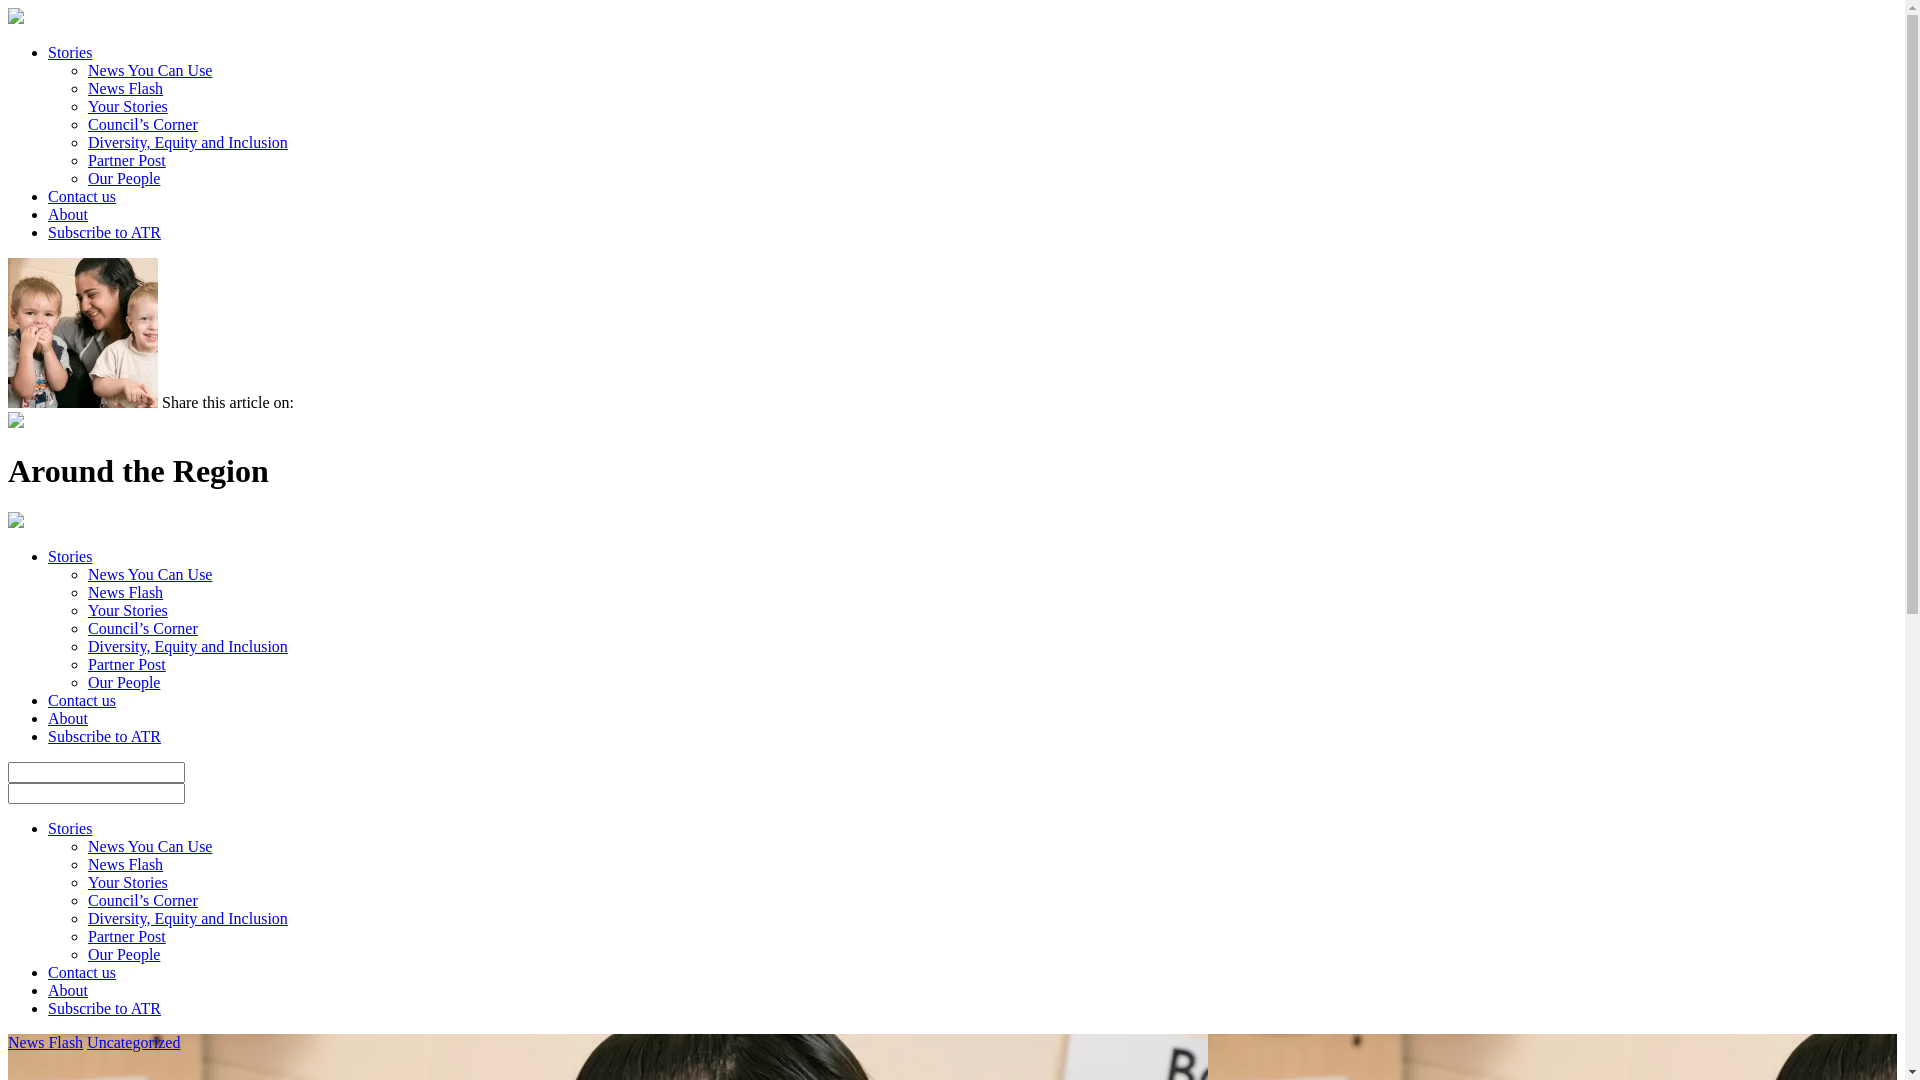 This screenshot has height=1080, width=1920. I want to click on 'Diversity, Equity and Inclusion', so click(187, 918).